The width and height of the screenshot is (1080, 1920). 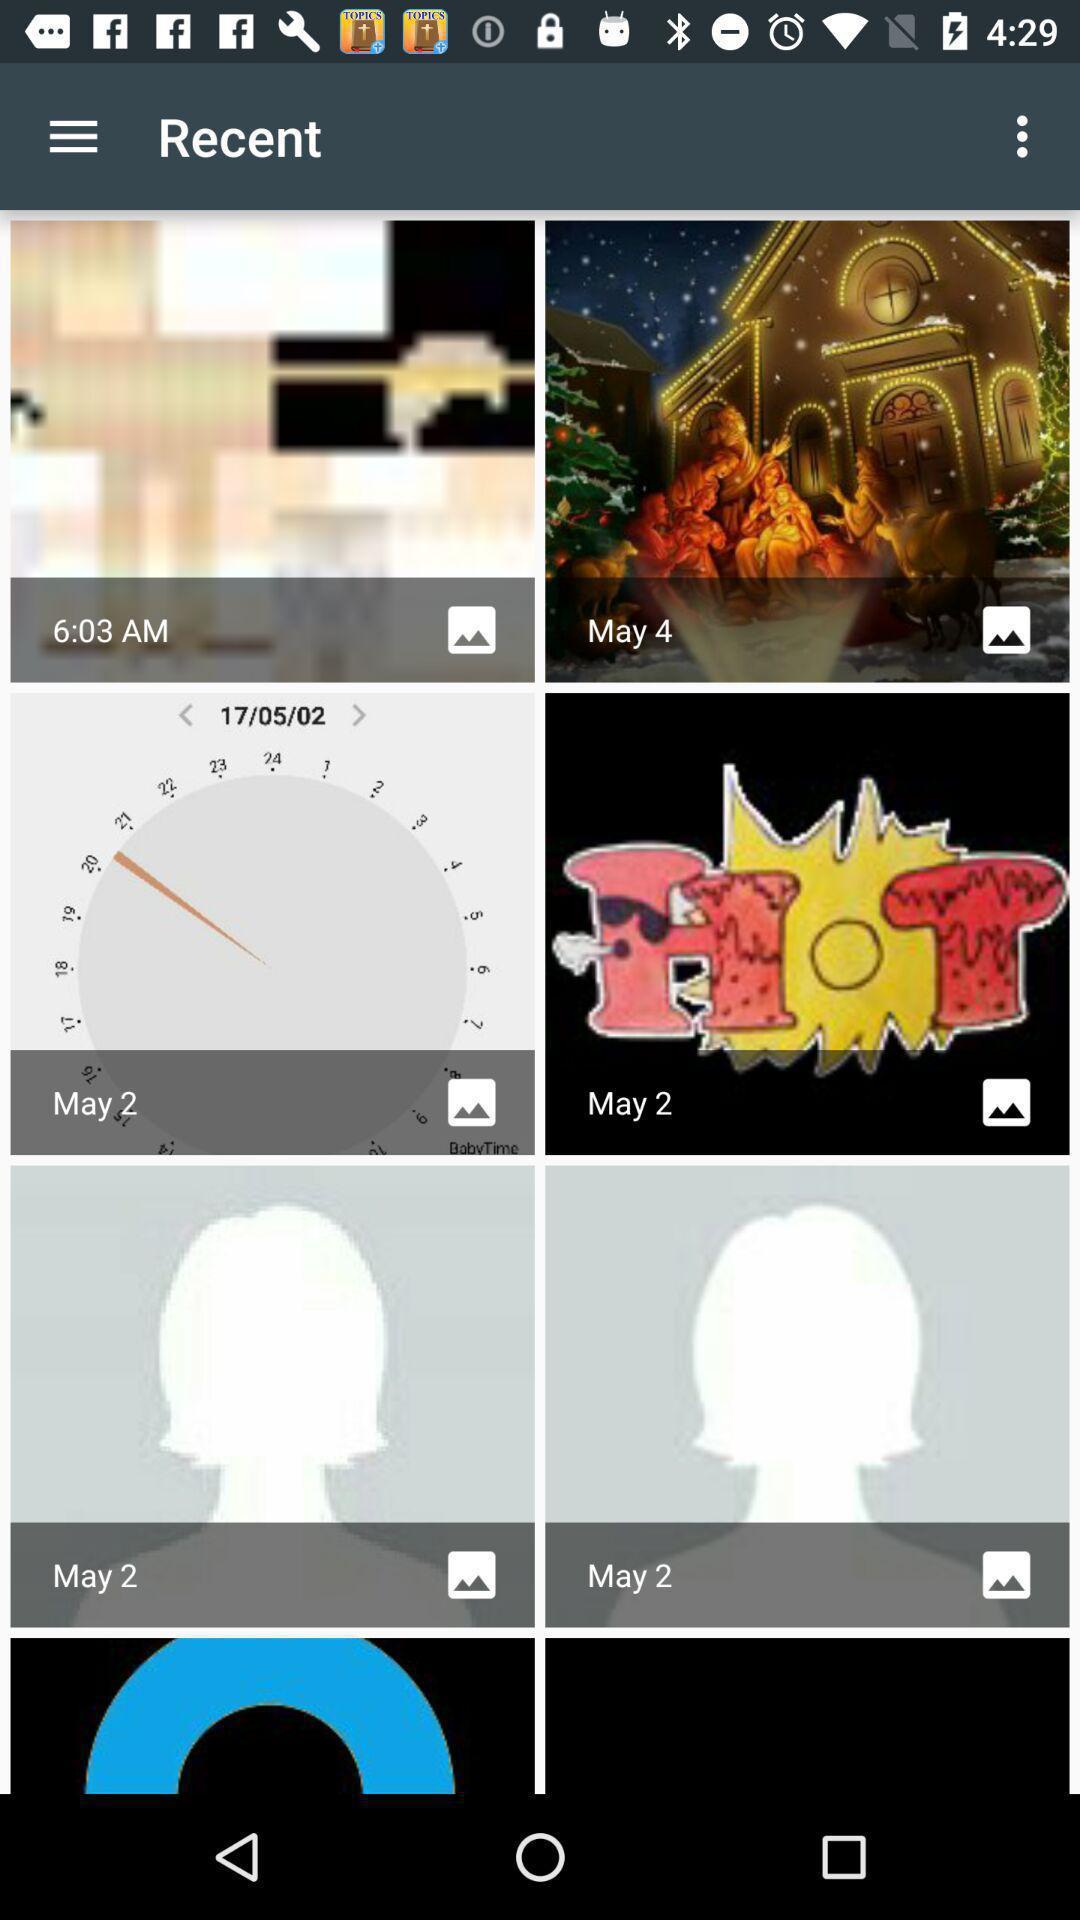 What do you see at coordinates (273, 923) in the screenshot?
I see `first option in second row` at bounding box center [273, 923].